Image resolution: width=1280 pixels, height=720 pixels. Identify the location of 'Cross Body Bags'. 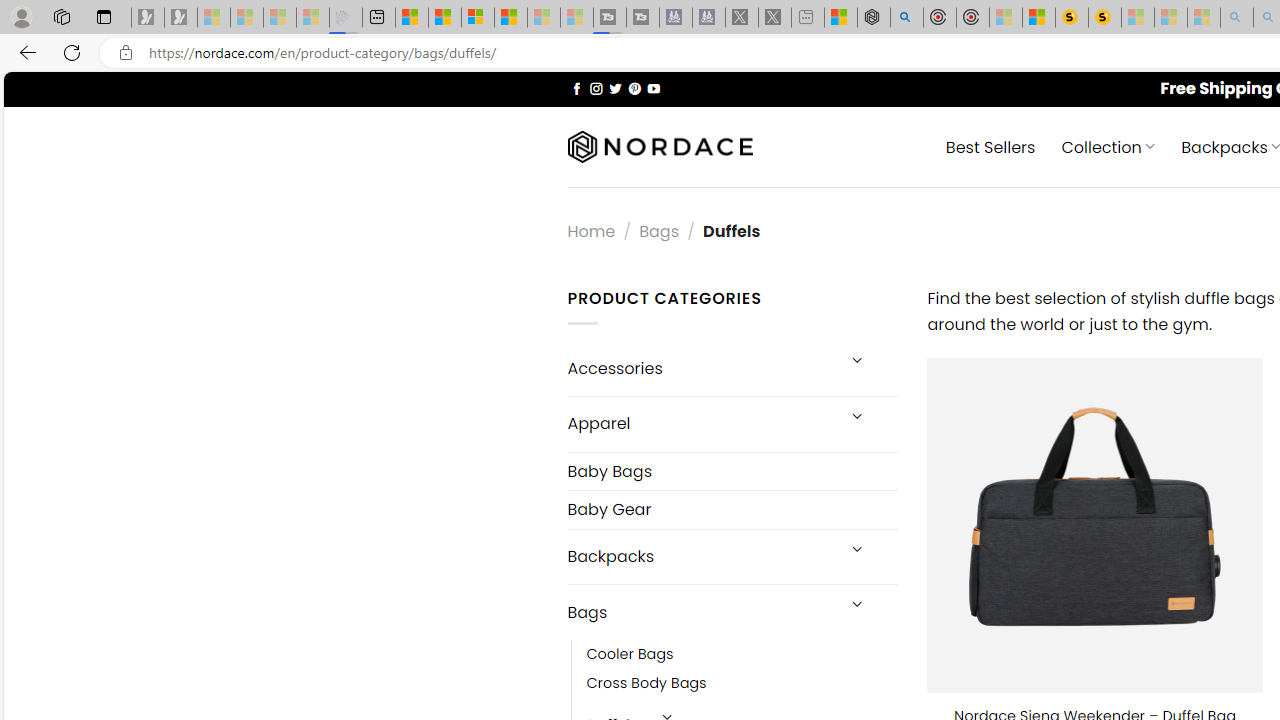
(646, 683).